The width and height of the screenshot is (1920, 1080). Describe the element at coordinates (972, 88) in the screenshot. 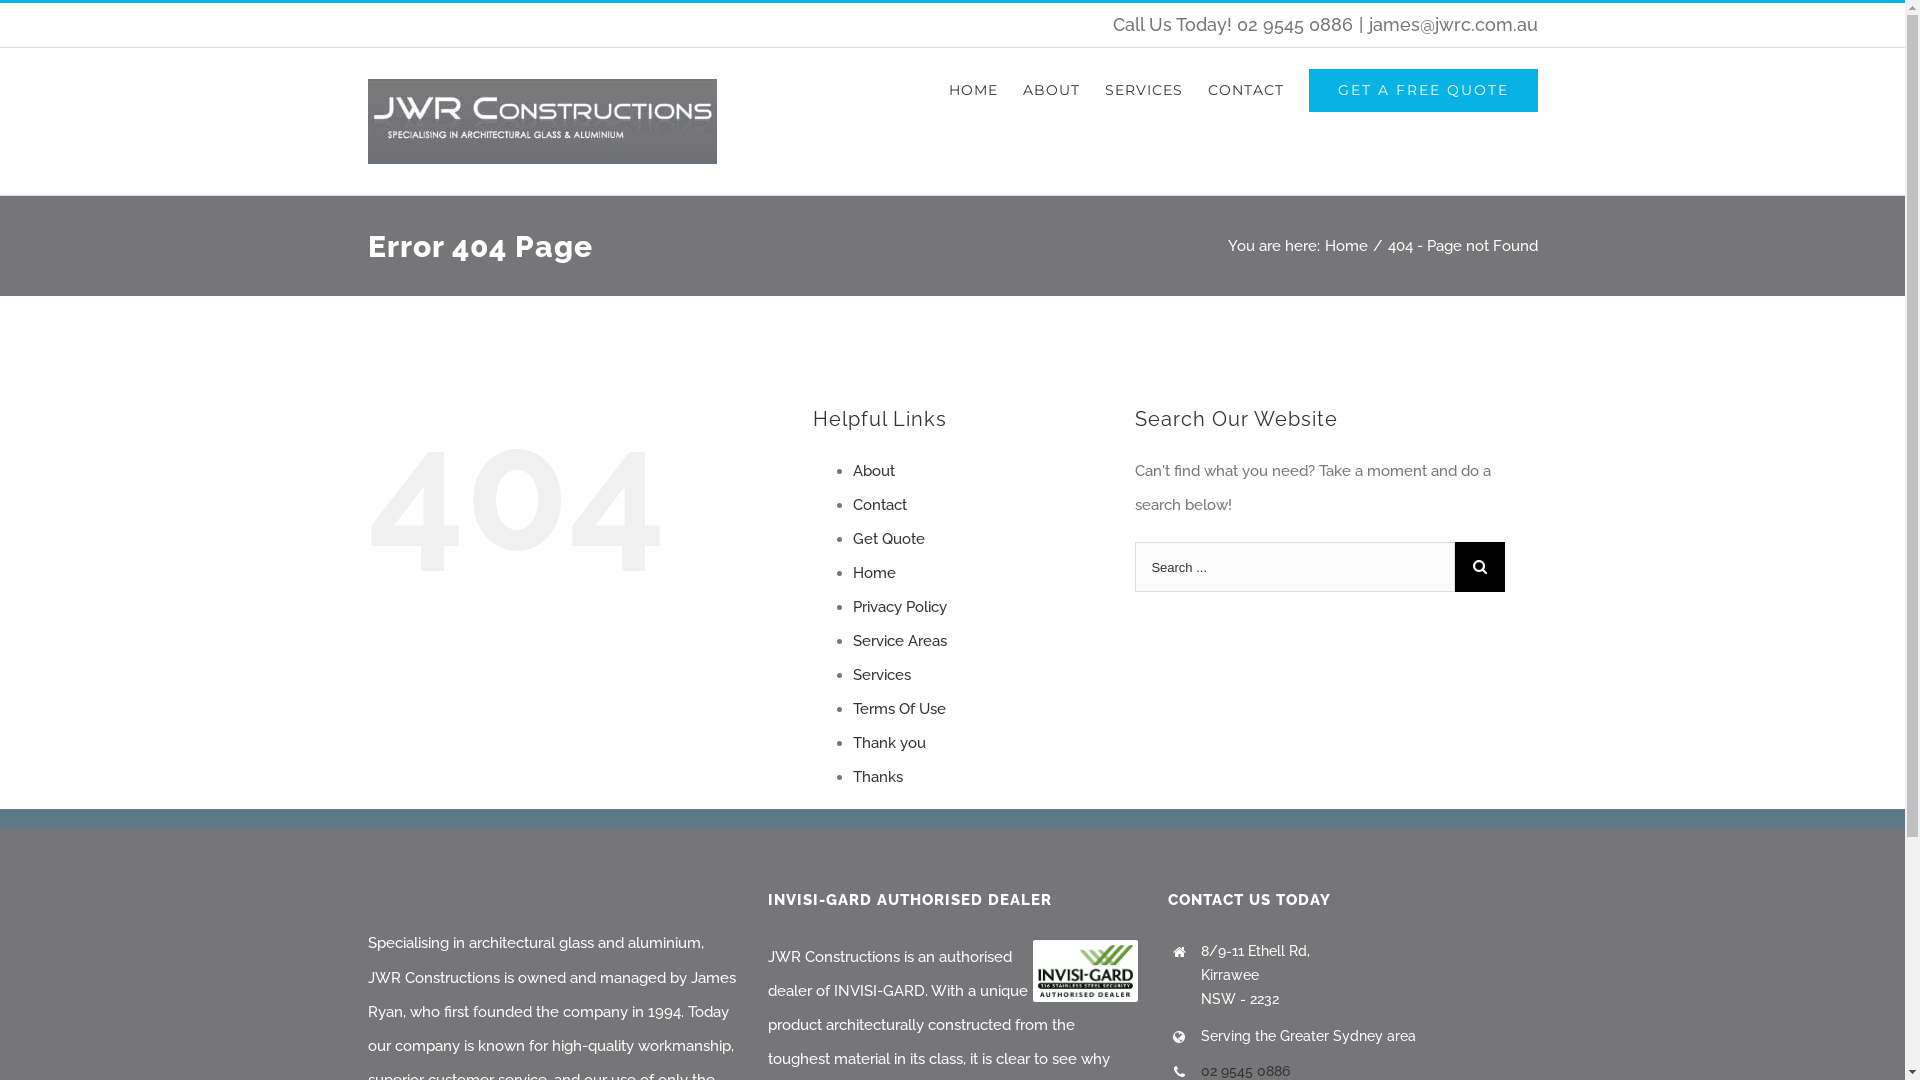

I see `'HOME'` at that location.